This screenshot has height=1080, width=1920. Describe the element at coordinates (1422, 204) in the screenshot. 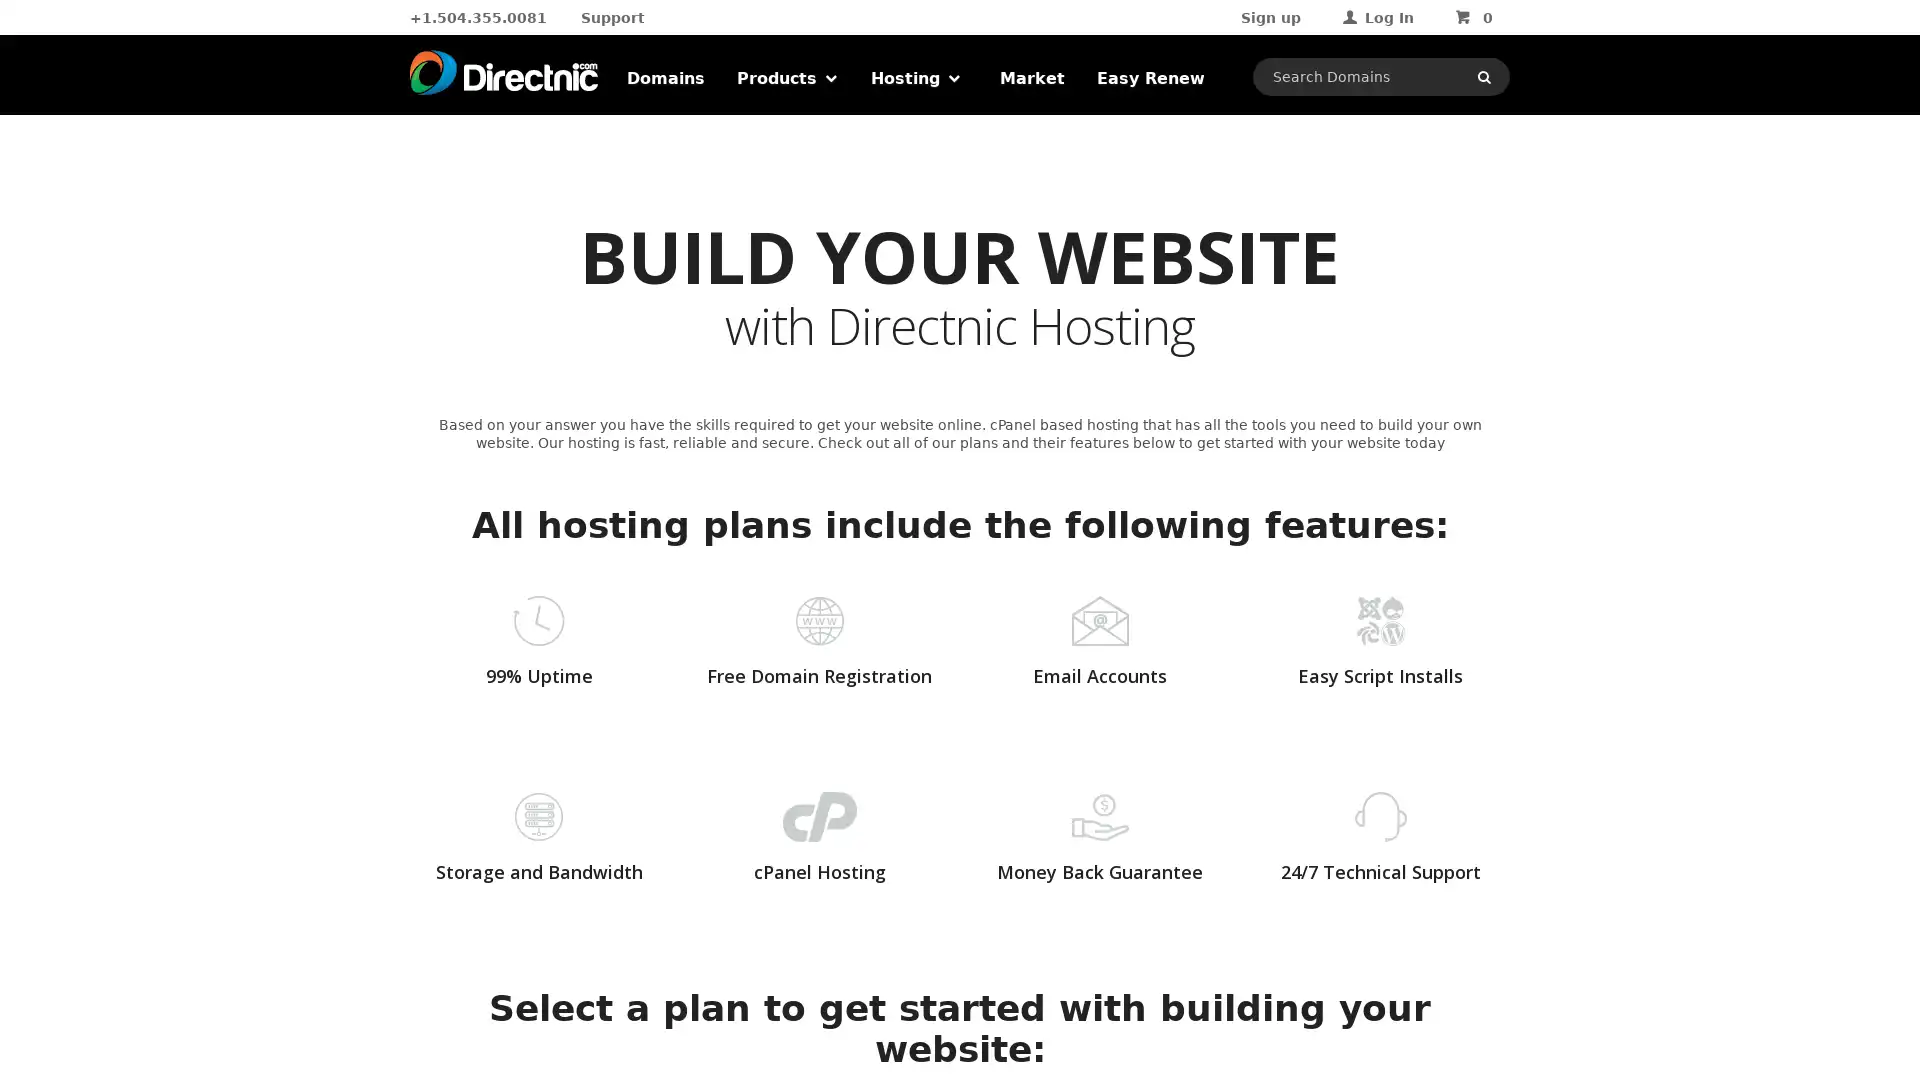

I see `LOGIN` at that location.